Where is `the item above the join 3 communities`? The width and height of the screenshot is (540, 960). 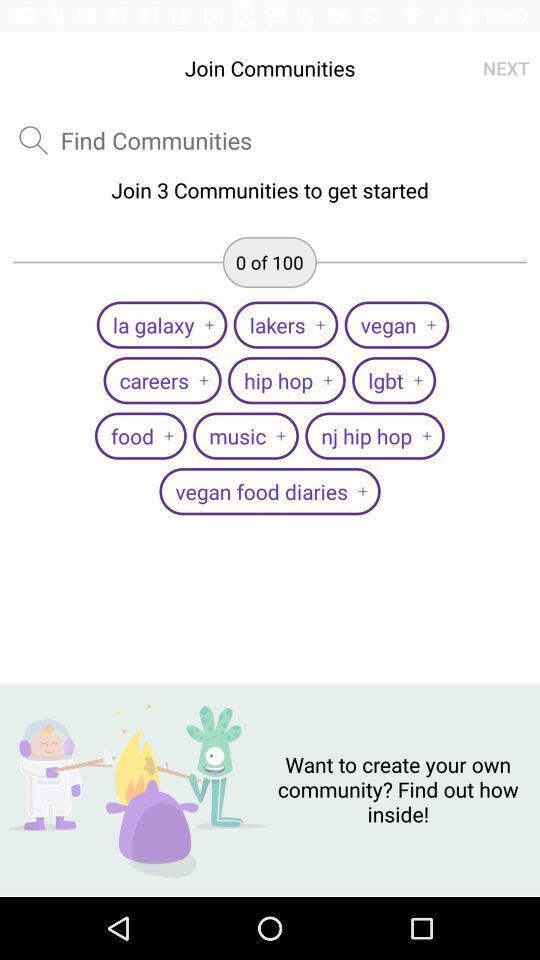 the item above the join 3 communities is located at coordinates (155, 139).